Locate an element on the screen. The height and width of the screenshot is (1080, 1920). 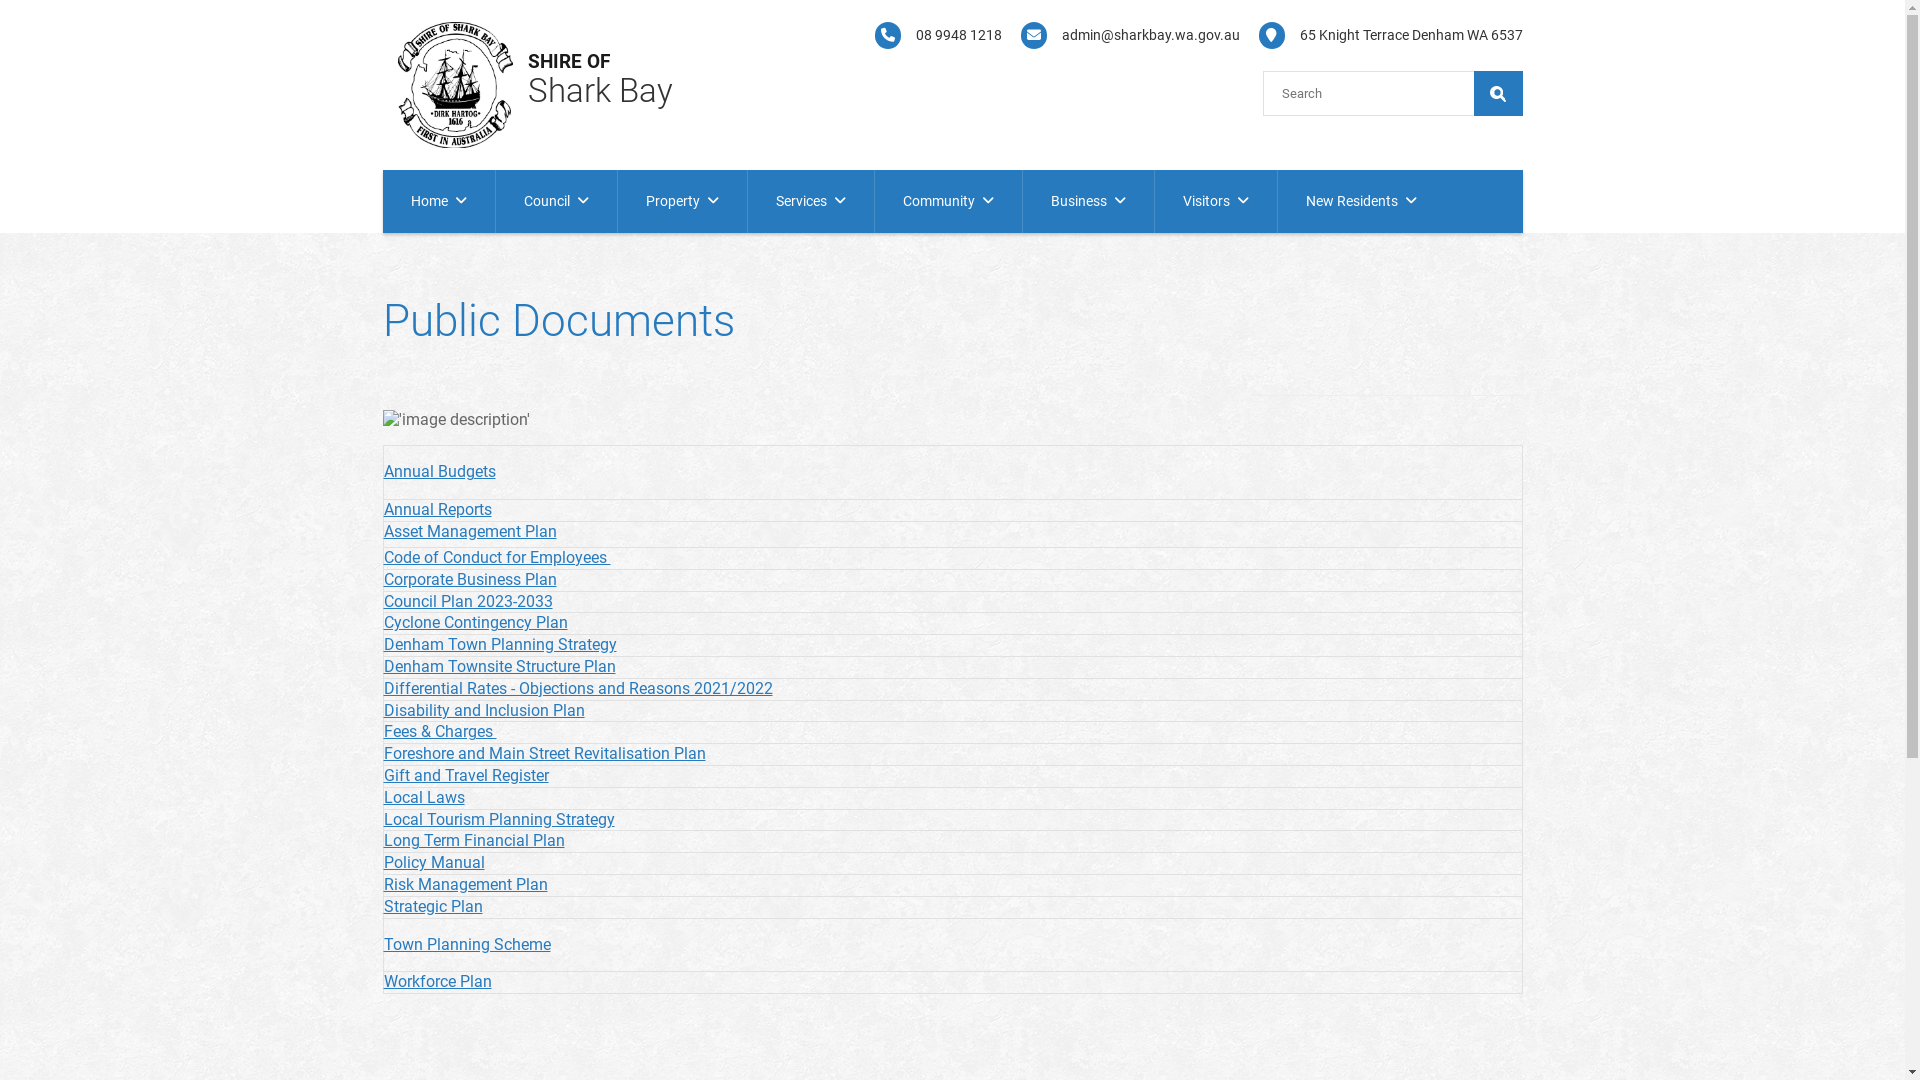
'Fees & Charges ' is located at coordinates (439, 731).